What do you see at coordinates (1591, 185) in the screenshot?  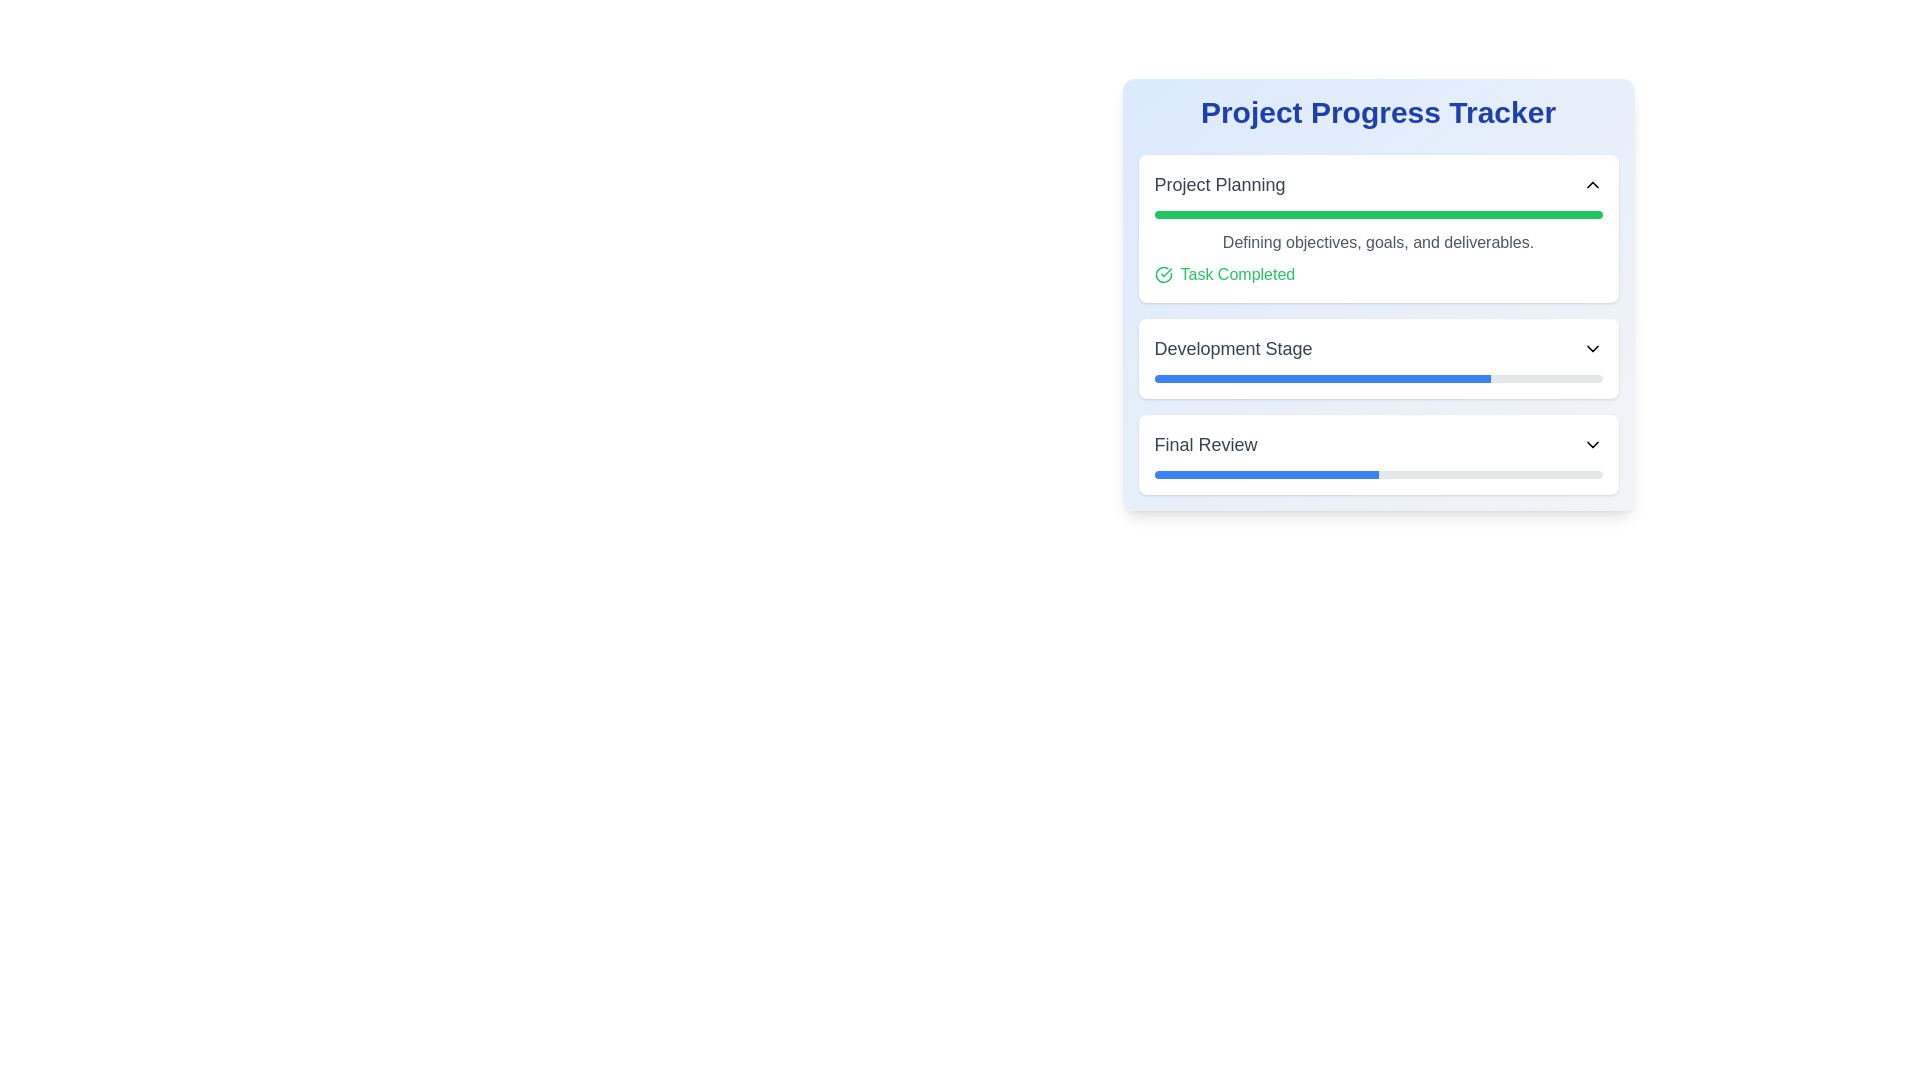 I see `the up-chevron icon button located at the far-right side of the 'Project Planning' section` at bounding box center [1591, 185].